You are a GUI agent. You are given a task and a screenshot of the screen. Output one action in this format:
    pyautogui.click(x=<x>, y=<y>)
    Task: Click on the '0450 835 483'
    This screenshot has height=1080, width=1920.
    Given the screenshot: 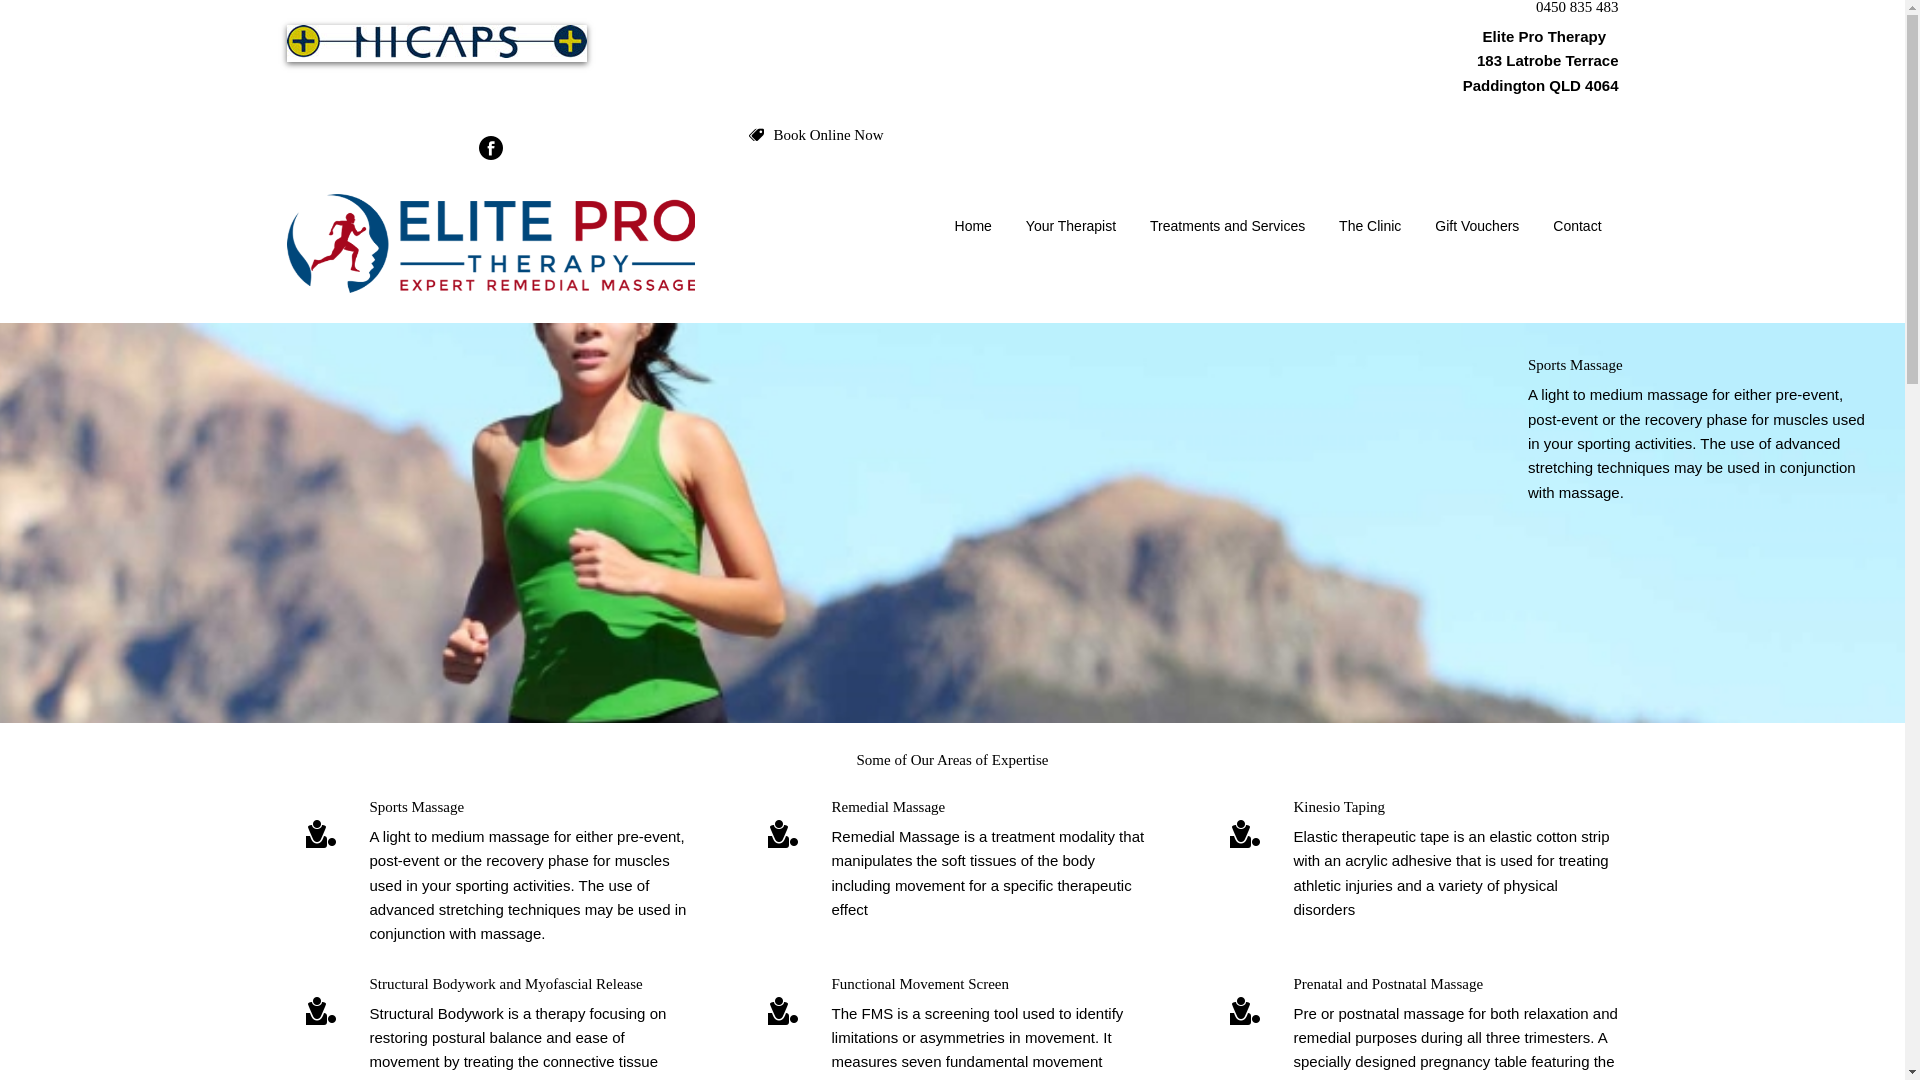 What is the action you would take?
    pyautogui.click(x=1535, y=7)
    